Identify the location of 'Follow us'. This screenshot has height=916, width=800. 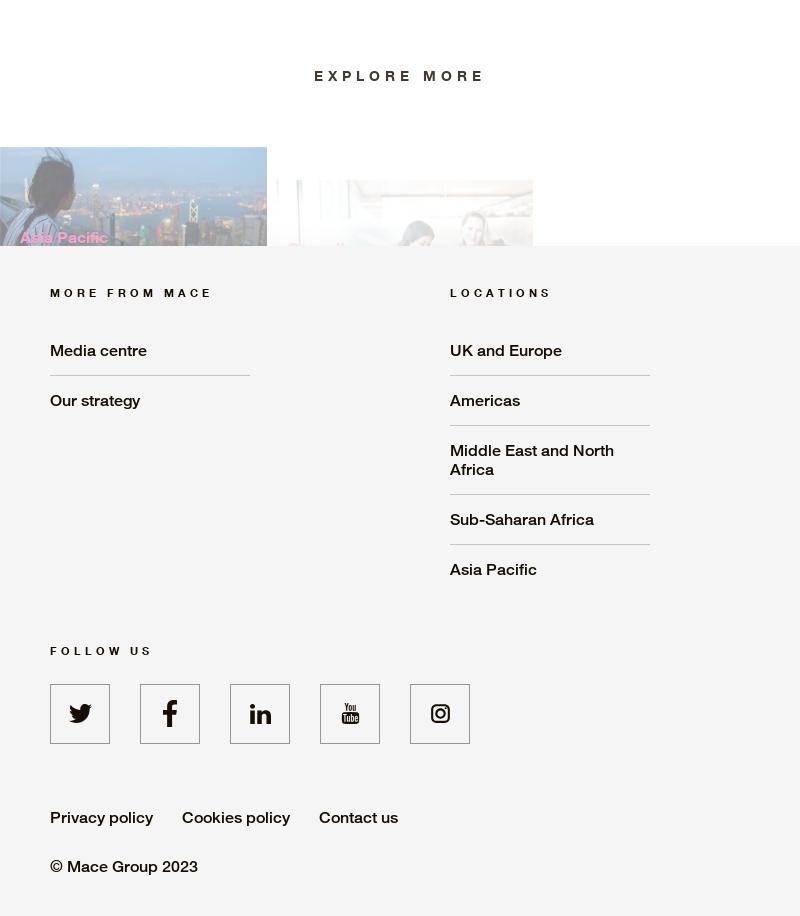
(100, 648).